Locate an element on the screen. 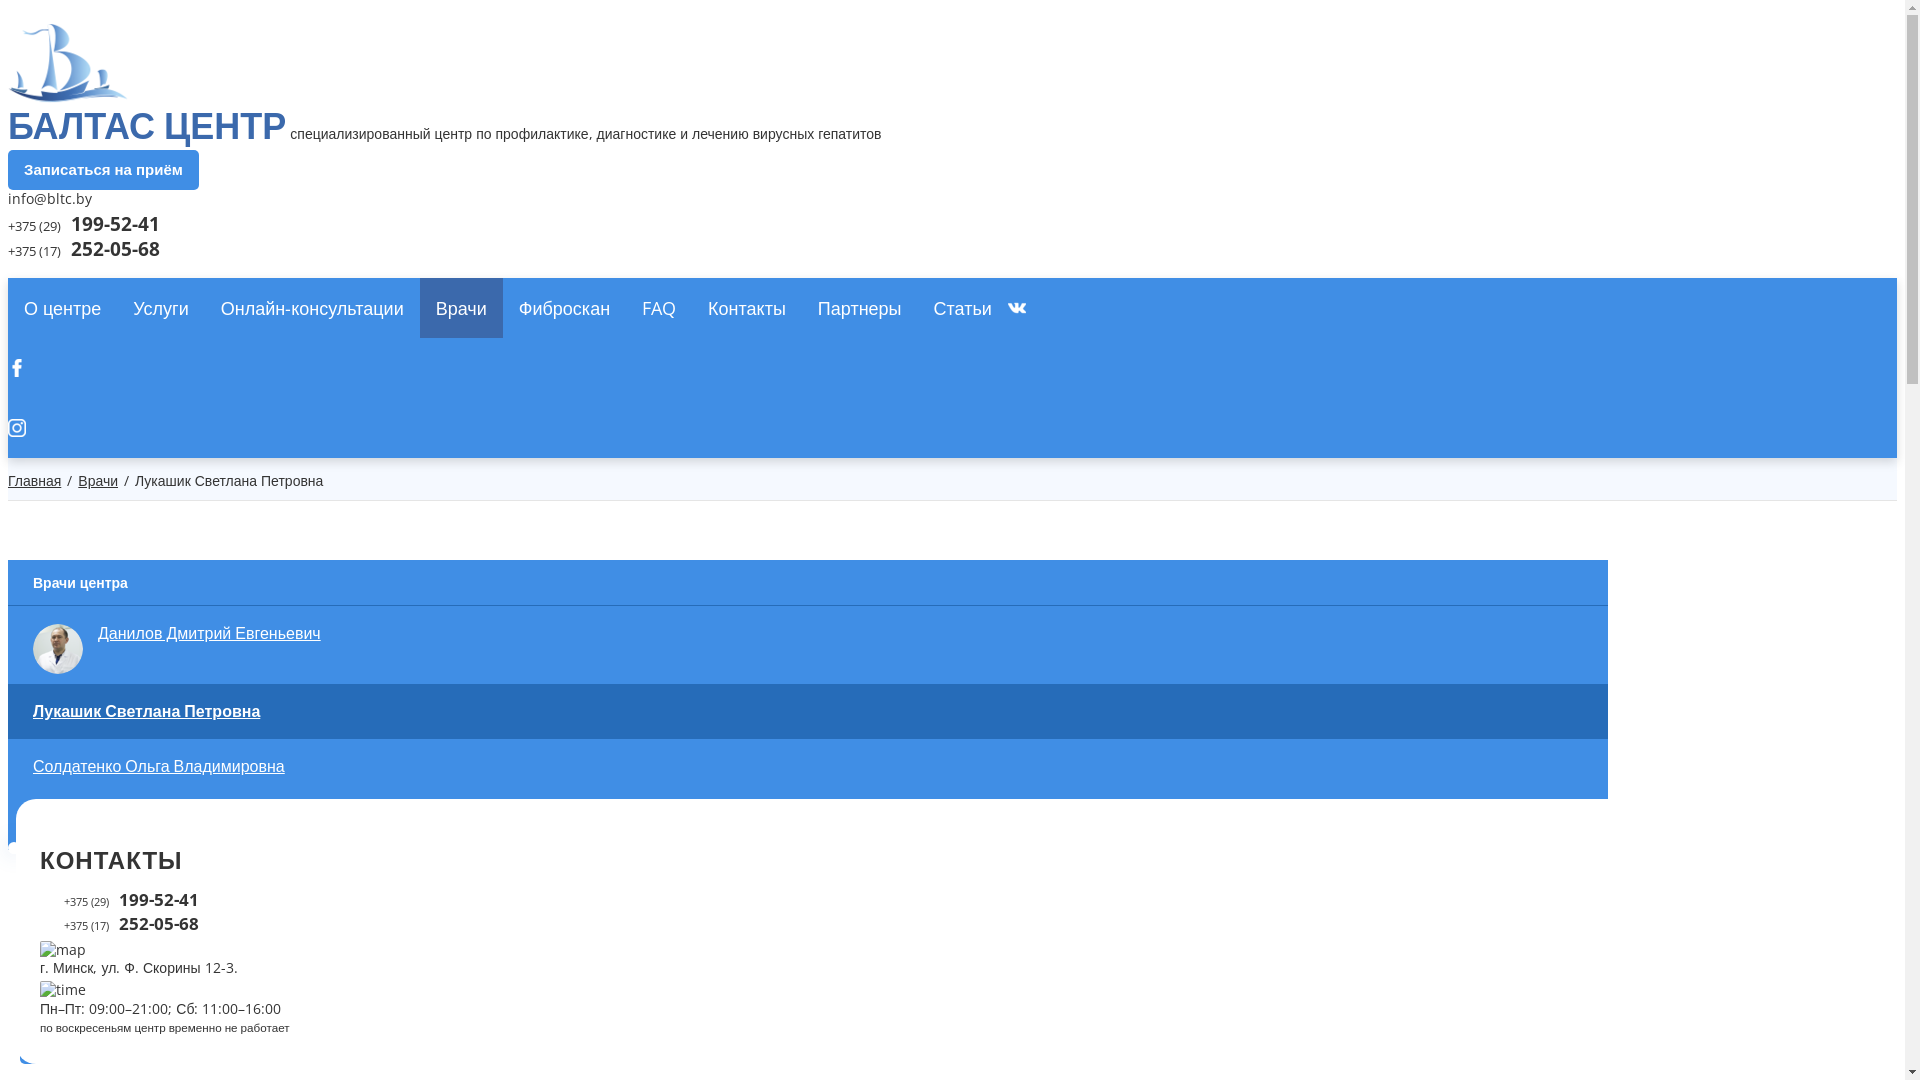 The width and height of the screenshot is (1920, 1080). 'info@bltc.by' is located at coordinates (8, 198).